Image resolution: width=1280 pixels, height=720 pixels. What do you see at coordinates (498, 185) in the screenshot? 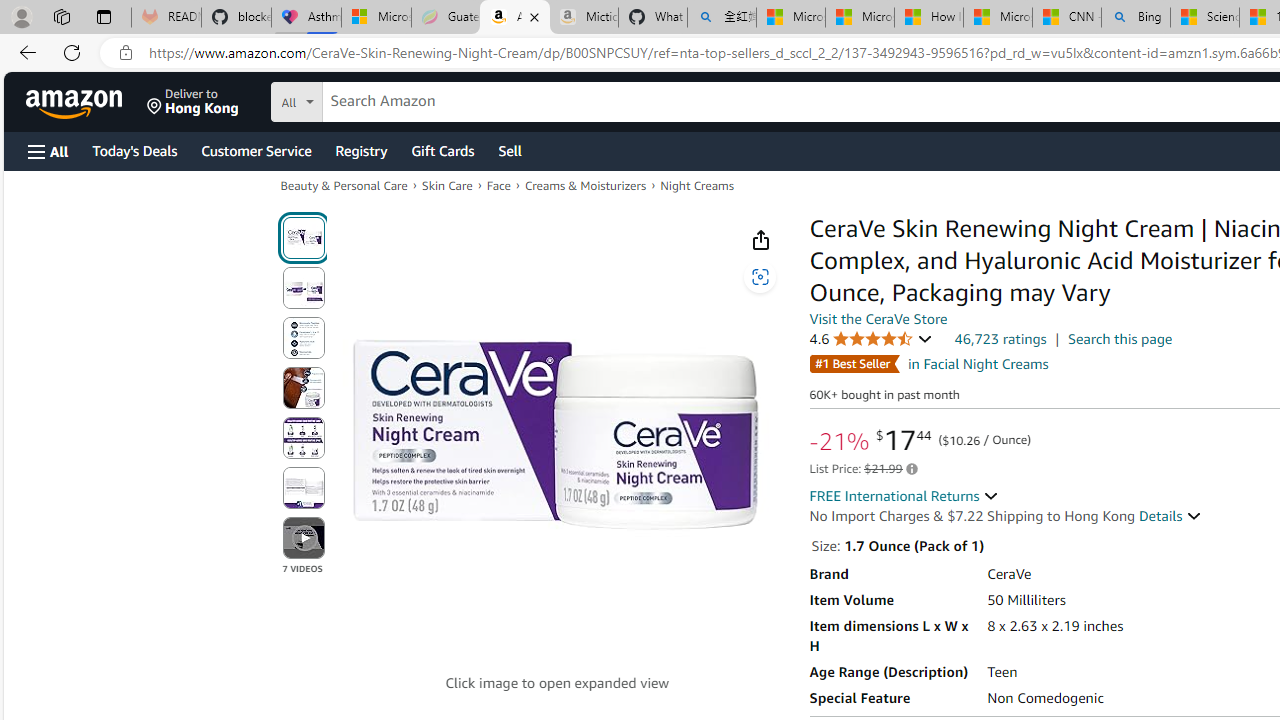
I see `'Face'` at bounding box center [498, 185].